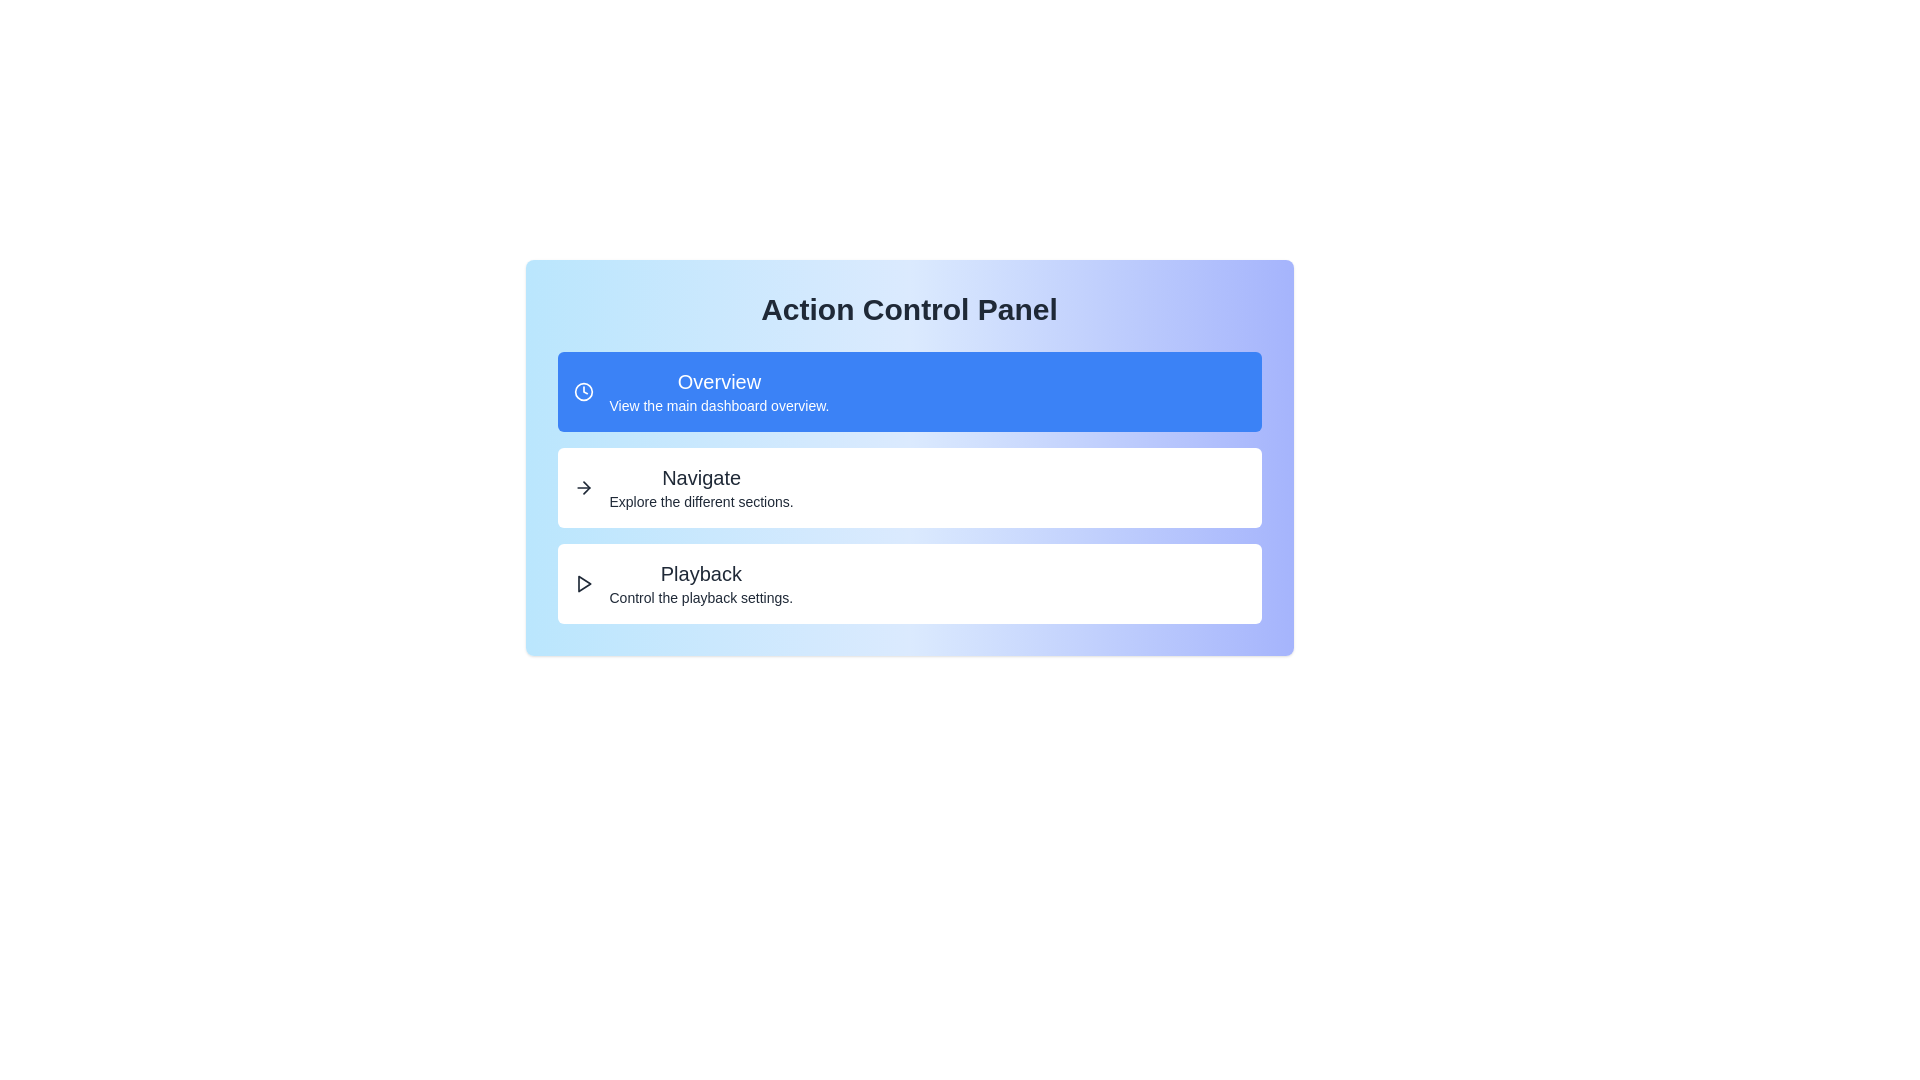  What do you see at coordinates (908, 583) in the screenshot?
I see `the bottom-most clickable section` at bounding box center [908, 583].